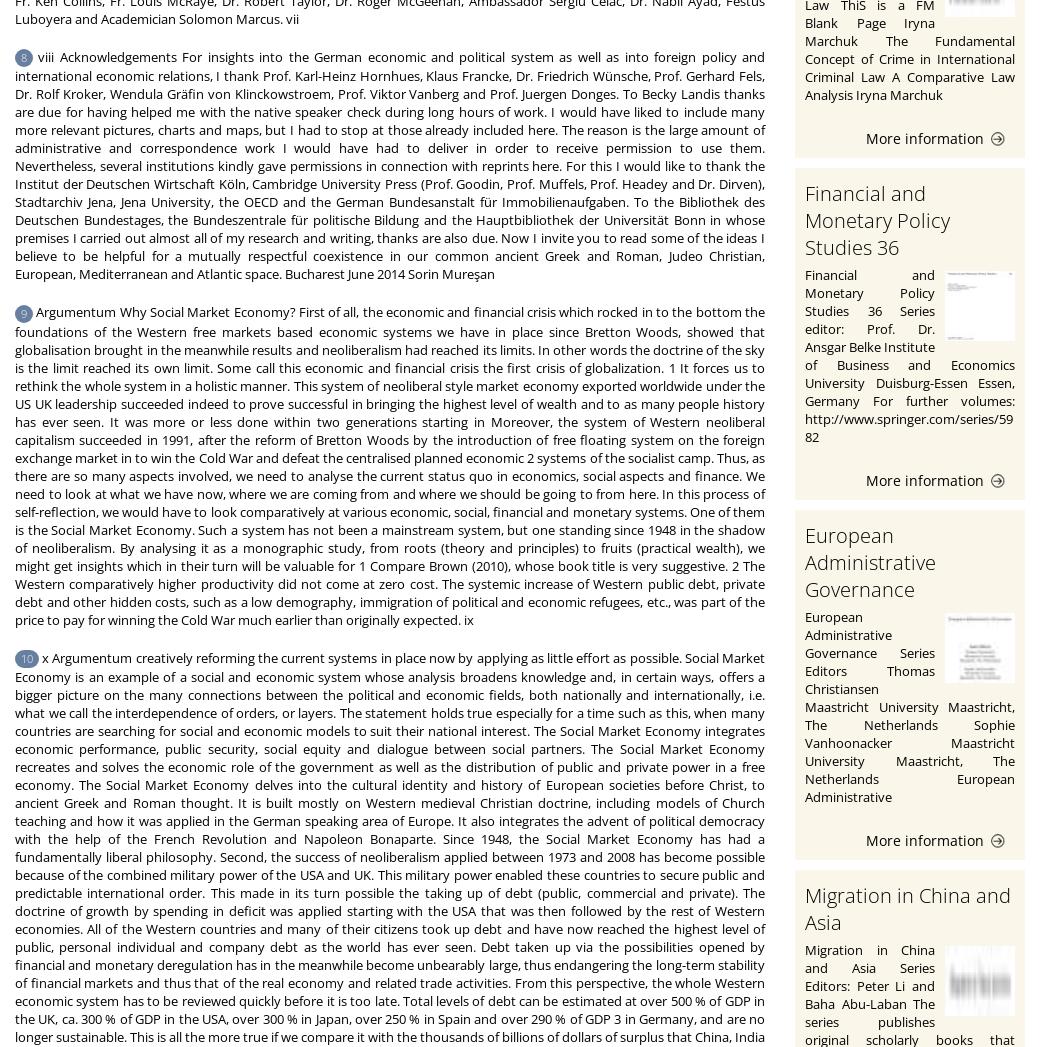 The width and height of the screenshot is (1050, 1047). I want to click on 'viii Acknowledgements For insights into the German economic and political system as well as into foreign policy and international economic relations, I thank Prof. Karl-Heinz Hornhues, Klaus Francke, Dr. Friedrich Wünsche, Prof. Gerhard Fels, Dr. Rolf Kroker, Wendula Gräfin von Klinckowstroem, Prof. Viktor Vanberg and Prof. Juergen Donges. To Becky Landis thanks are due for having helped me with the native speaker check during long hours of work. I would have liked to include many more relevant pictures, charts and maps, but I had to stop at those already included here. The reason is the large amount of administrative and correspondence work I would have had to deliver in order to receive permission to use them. Nevertheless, several institutions kindly gave permissions in connection with reprints here. For this I would like to thank the Institut der Deutschen Wirtschaft Köln, Cambridge University Press (Prof. Goodin, Prof. Muffels, Prof. Headey and Dr. Dirven), Stadtarchiv Jena, Jena University, the OECD and the German Bundesanstalt für Immobilienaufgaben. To the Bibliothek des Deutschen Bundestages, the Bundeszentrale für politische Bildung and the Hauptbibliothek der Universität Bonn in whose premises I carried out almost all of my research and writing, thanks are also due. Now I invite you to read some of the ideas I believe to be helpful for a mutually respectful coexistence in our common ancient Greek and Roman, Judeo Christian, European, Mediterranean and Atlantic space. Bucharest June 2014 Sorin Mureşan', so click(389, 165).